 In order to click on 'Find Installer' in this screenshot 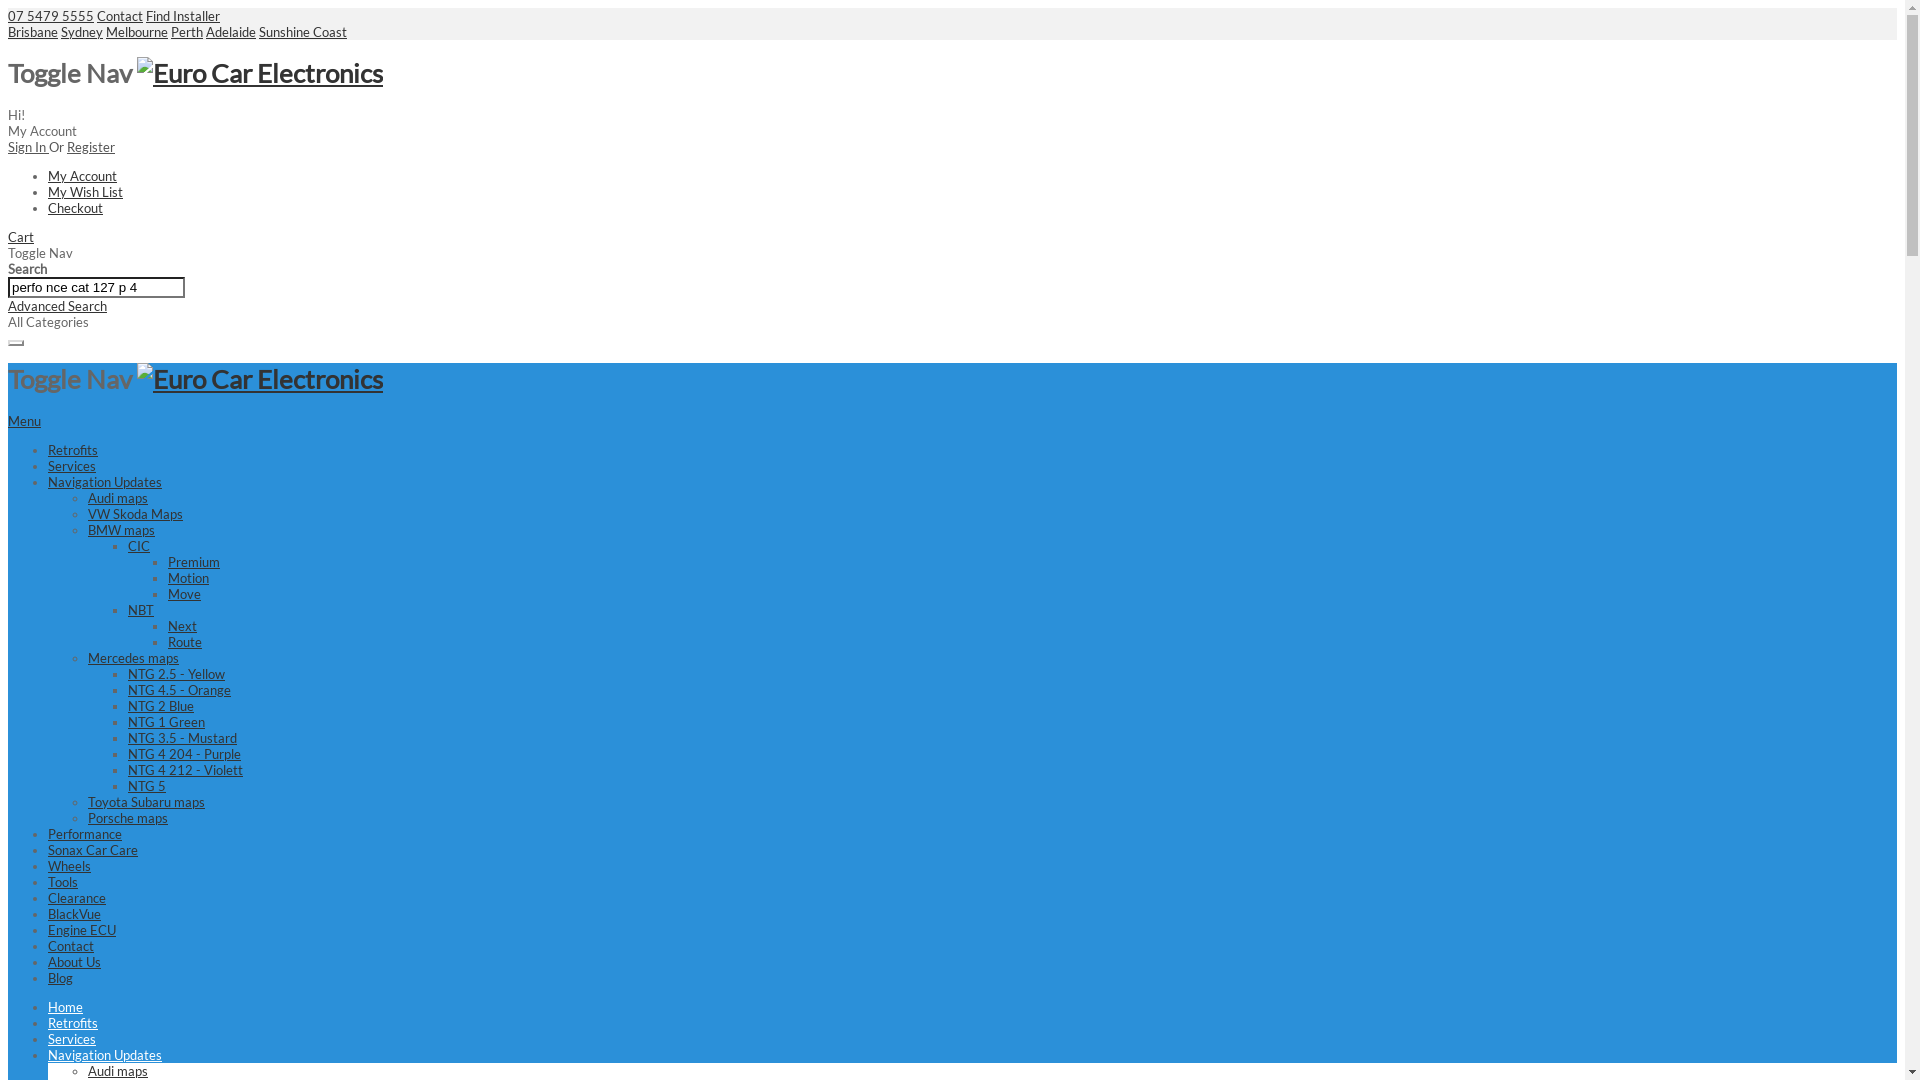, I will do `click(182, 15)`.